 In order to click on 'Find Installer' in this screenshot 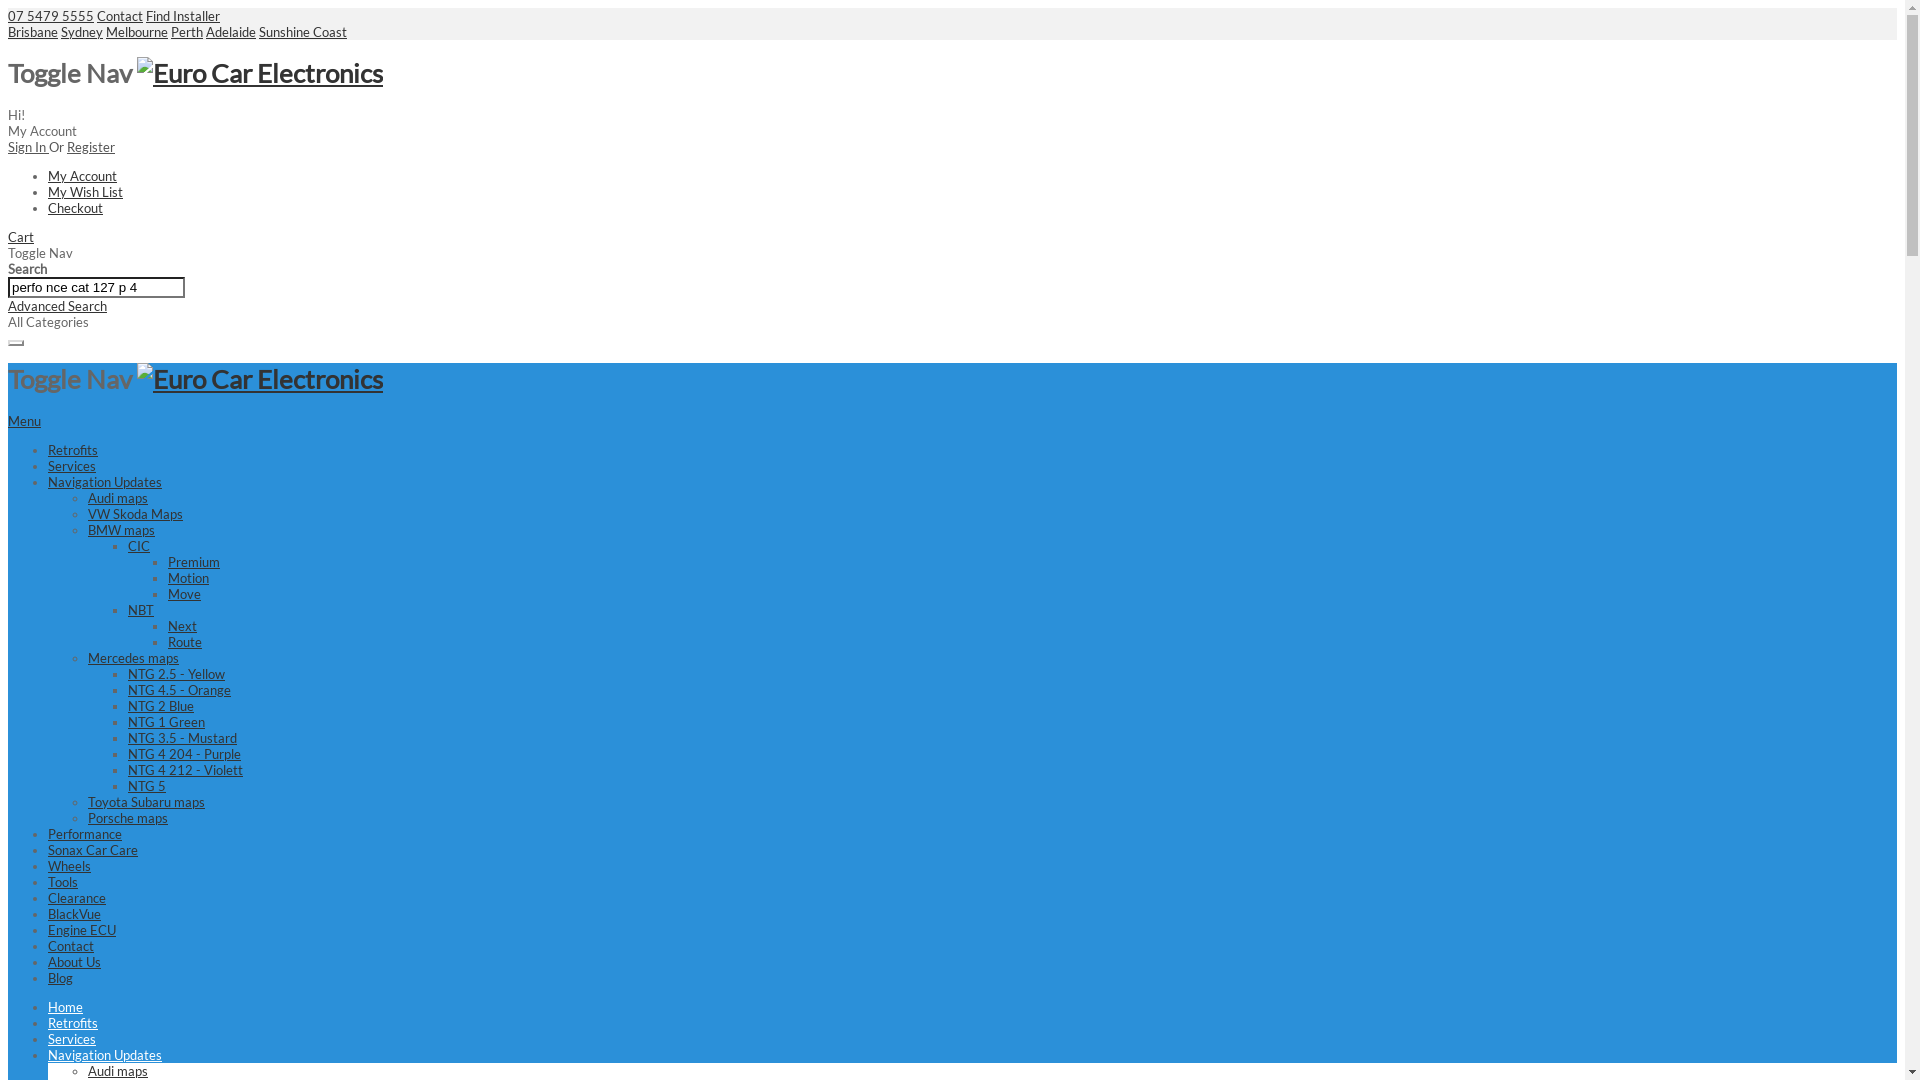, I will do `click(182, 15)`.